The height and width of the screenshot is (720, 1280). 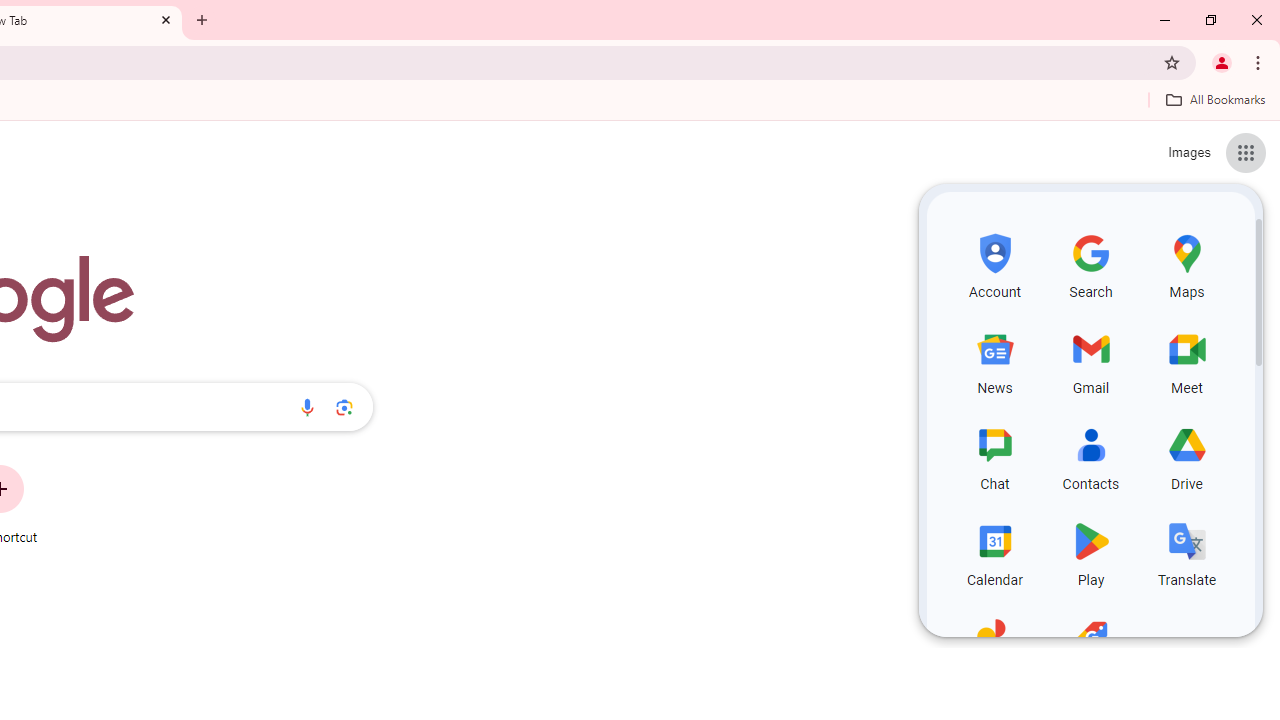 I want to click on 'Chat, row 3 of 5 and column 1 of 3 in the first section', so click(x=995, y=456).